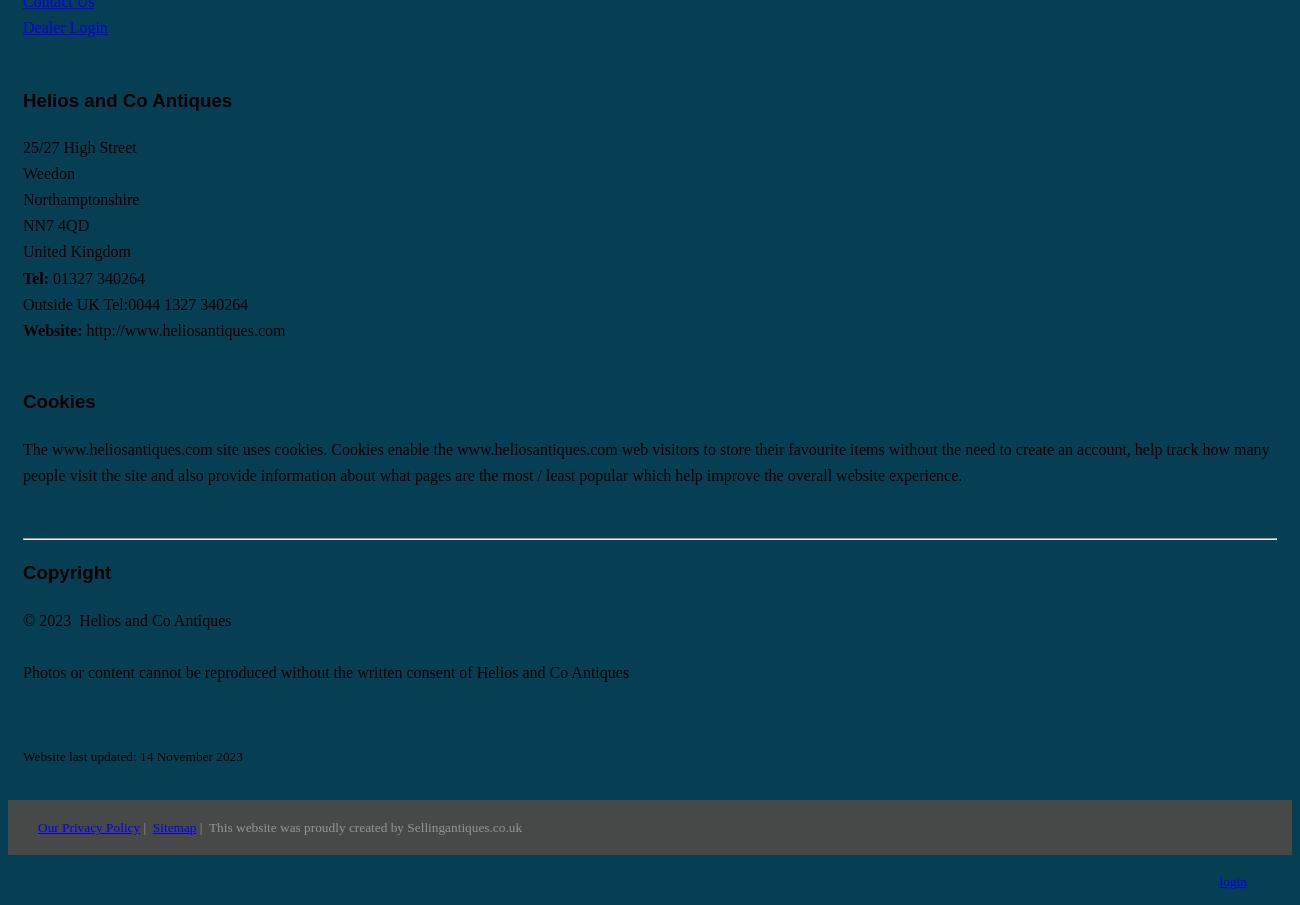 This screenshot has width=1300, height=905. What do you see at coordinates (36, 277) in the screenshot?
I see `'Tel:'` at bounding box center [36, 277].